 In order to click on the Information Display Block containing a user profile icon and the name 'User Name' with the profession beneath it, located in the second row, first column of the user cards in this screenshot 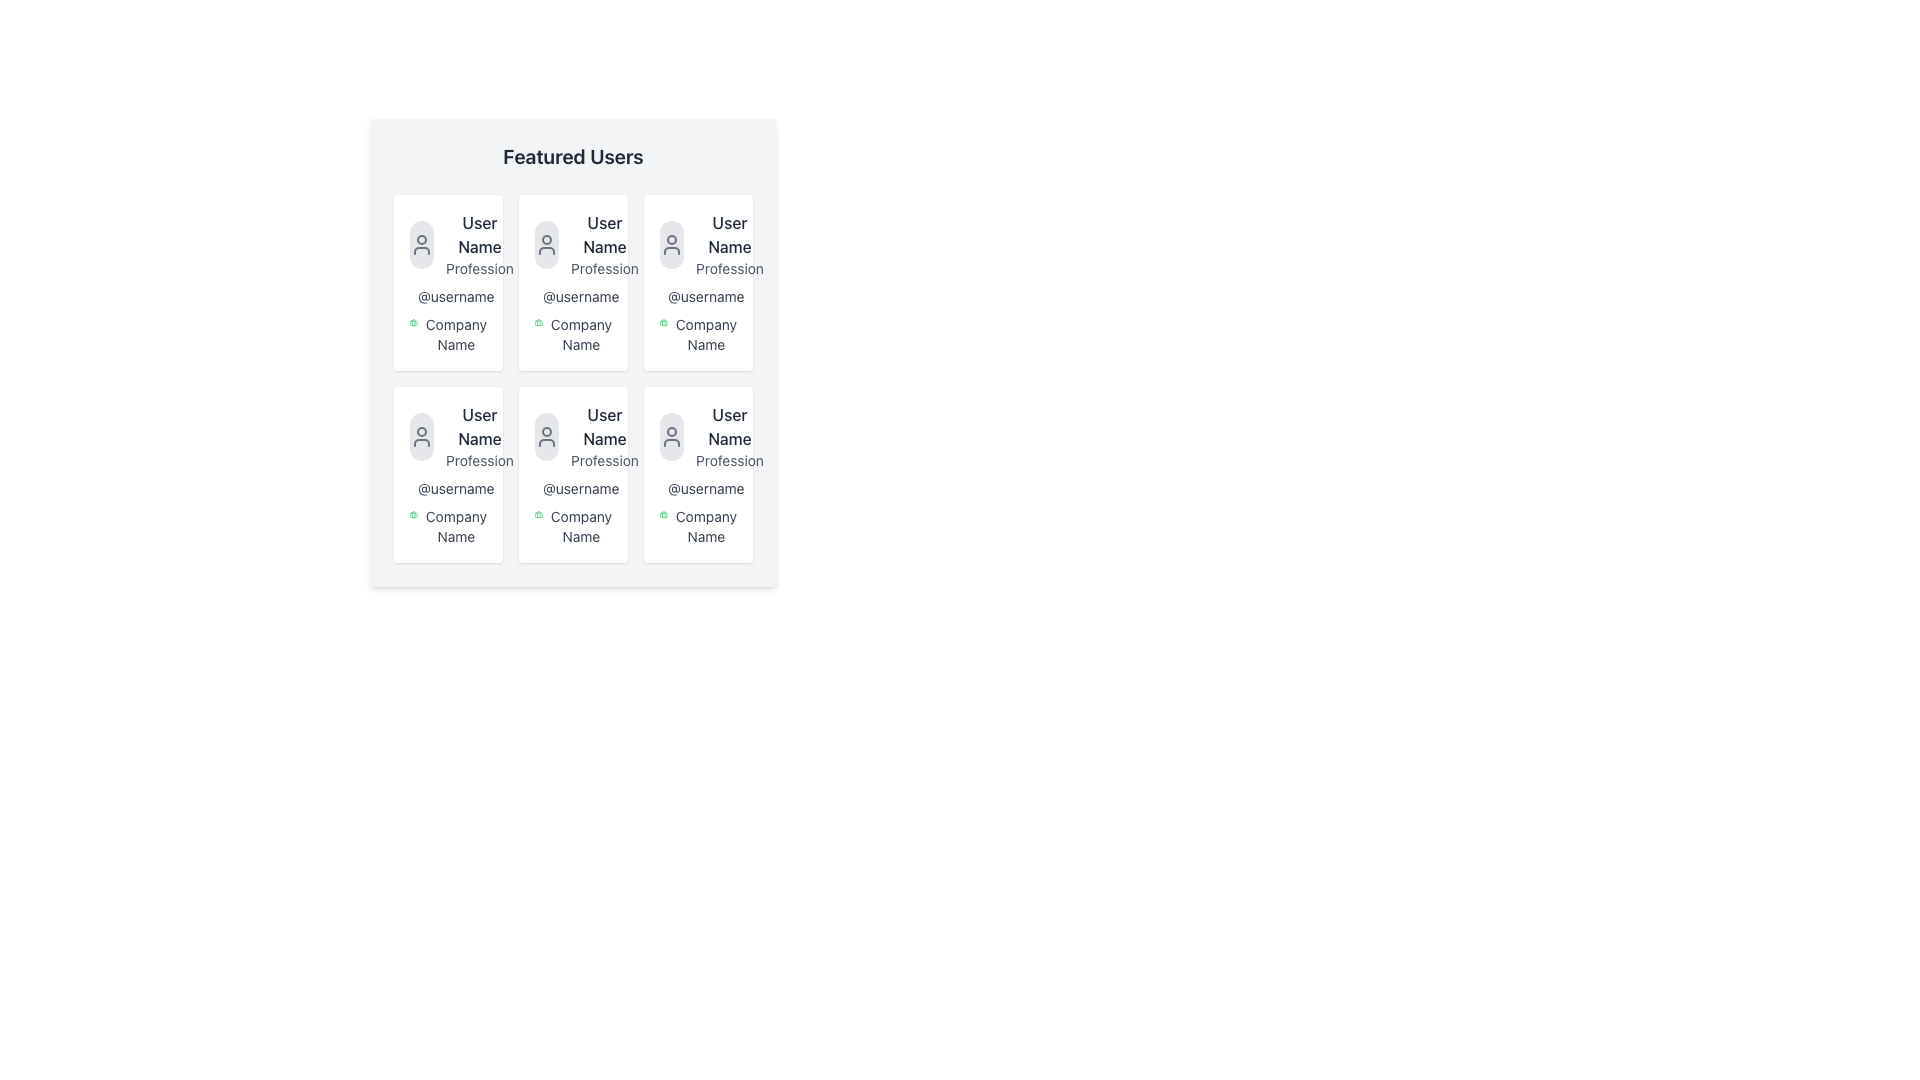, I will do `click(447, 435)`.